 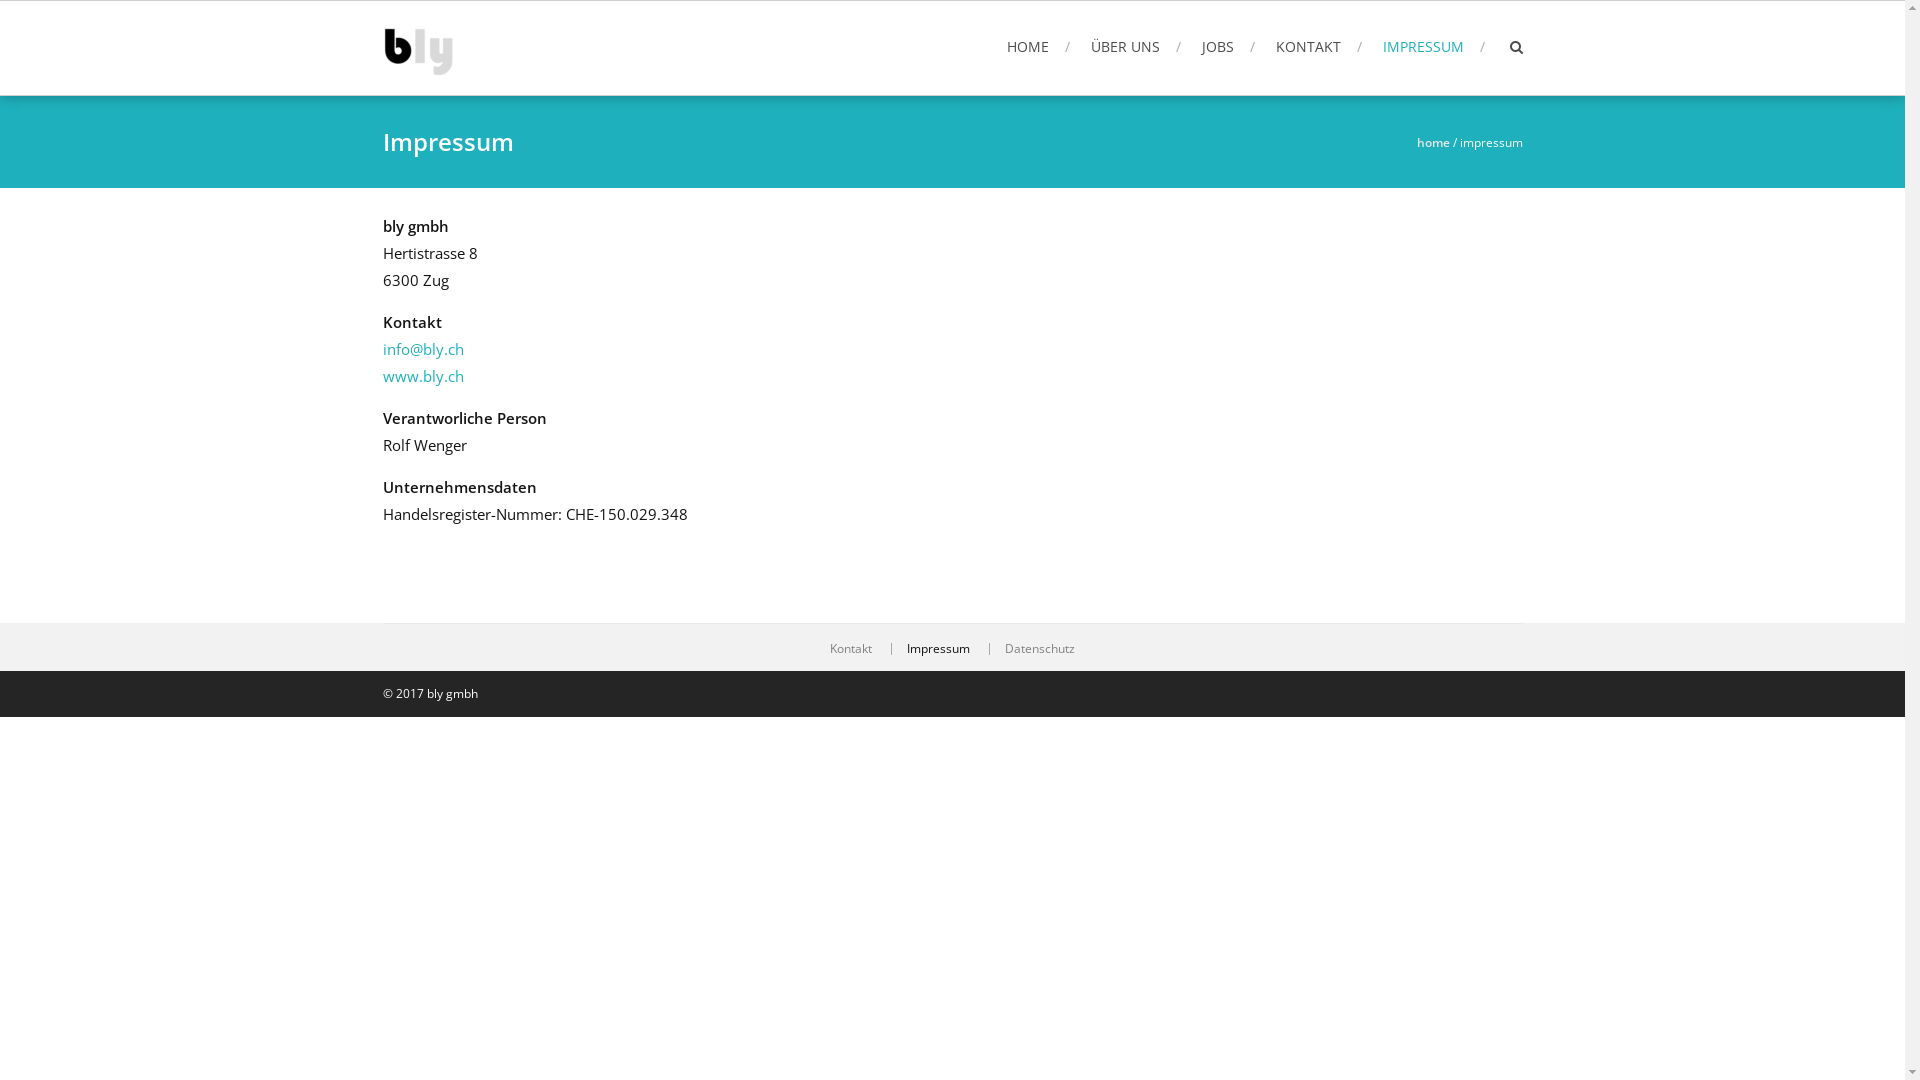 What do you see at coordinates (1227, 45) in the screenshot?
I see `'JOBS'` at bounding box center [1227, 45].